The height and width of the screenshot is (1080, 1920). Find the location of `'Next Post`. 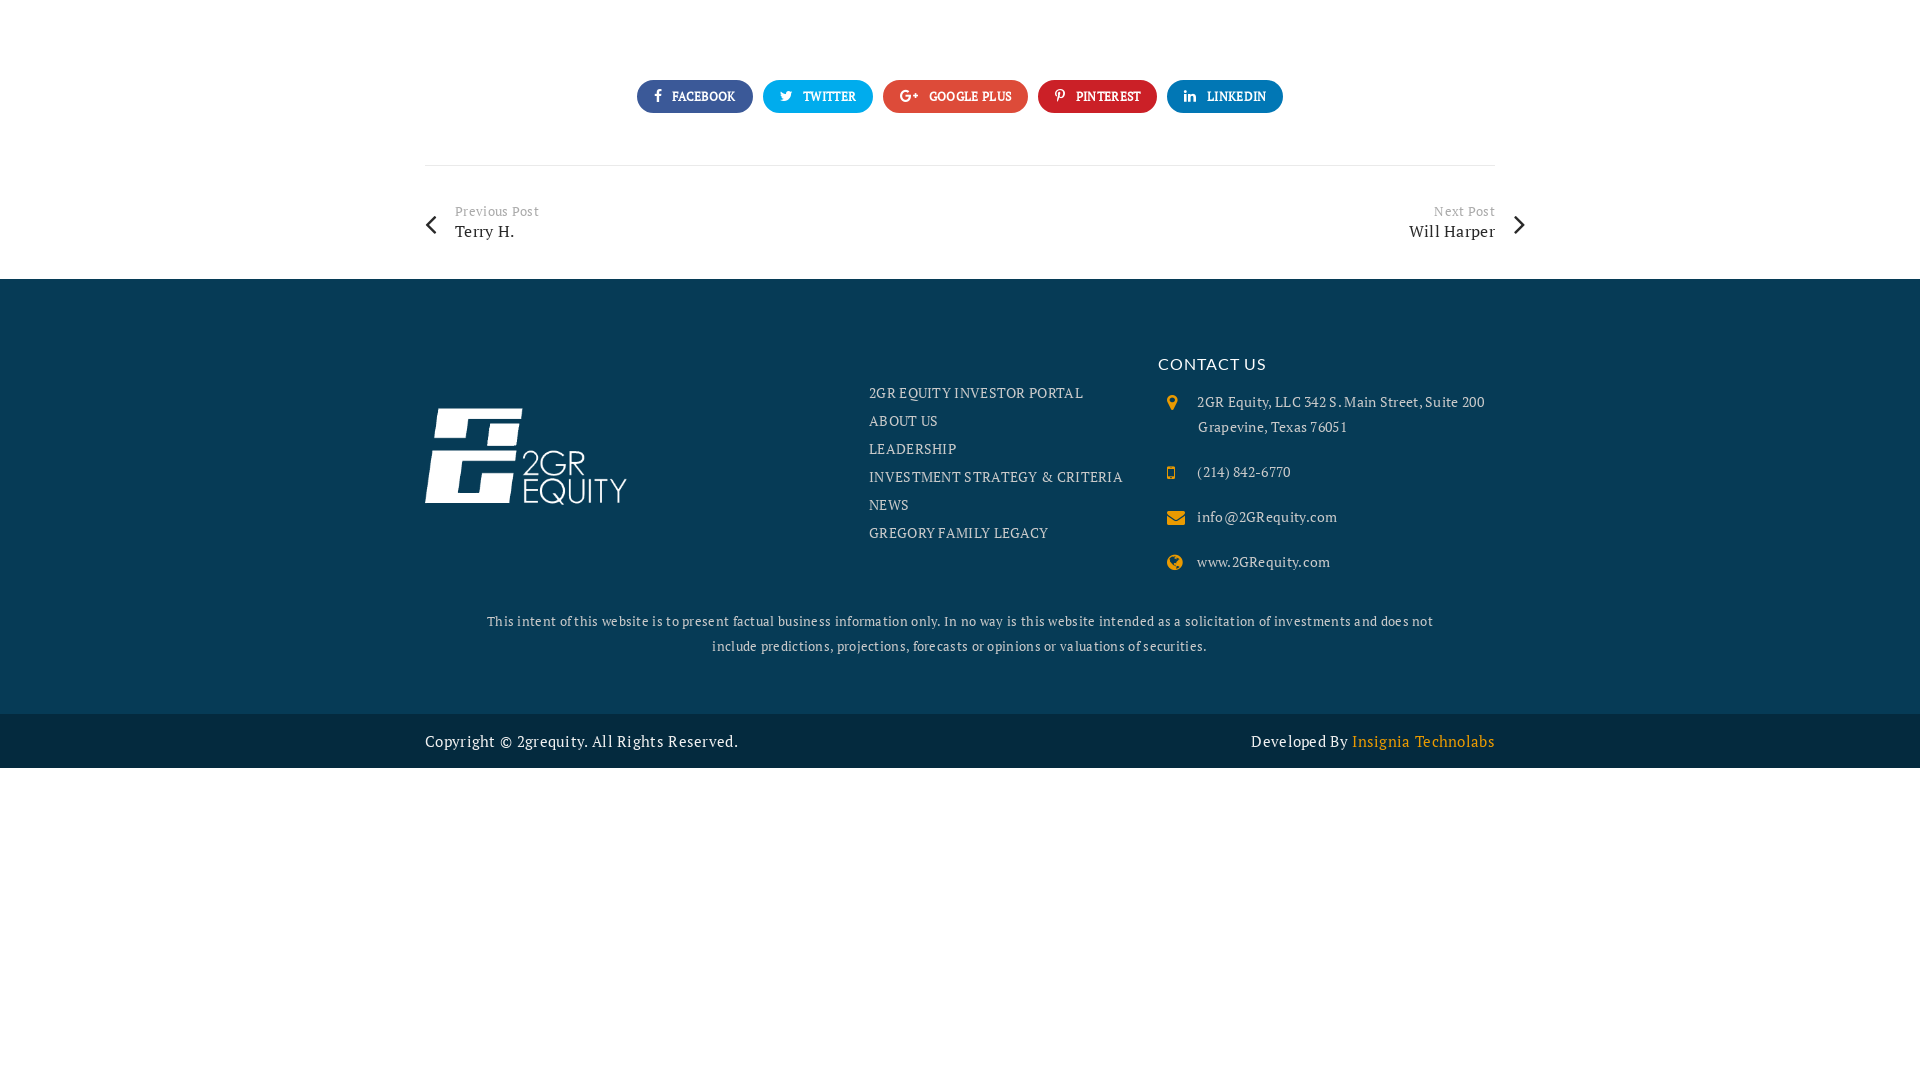

'Next Post is located at coordinates (1256, 221).